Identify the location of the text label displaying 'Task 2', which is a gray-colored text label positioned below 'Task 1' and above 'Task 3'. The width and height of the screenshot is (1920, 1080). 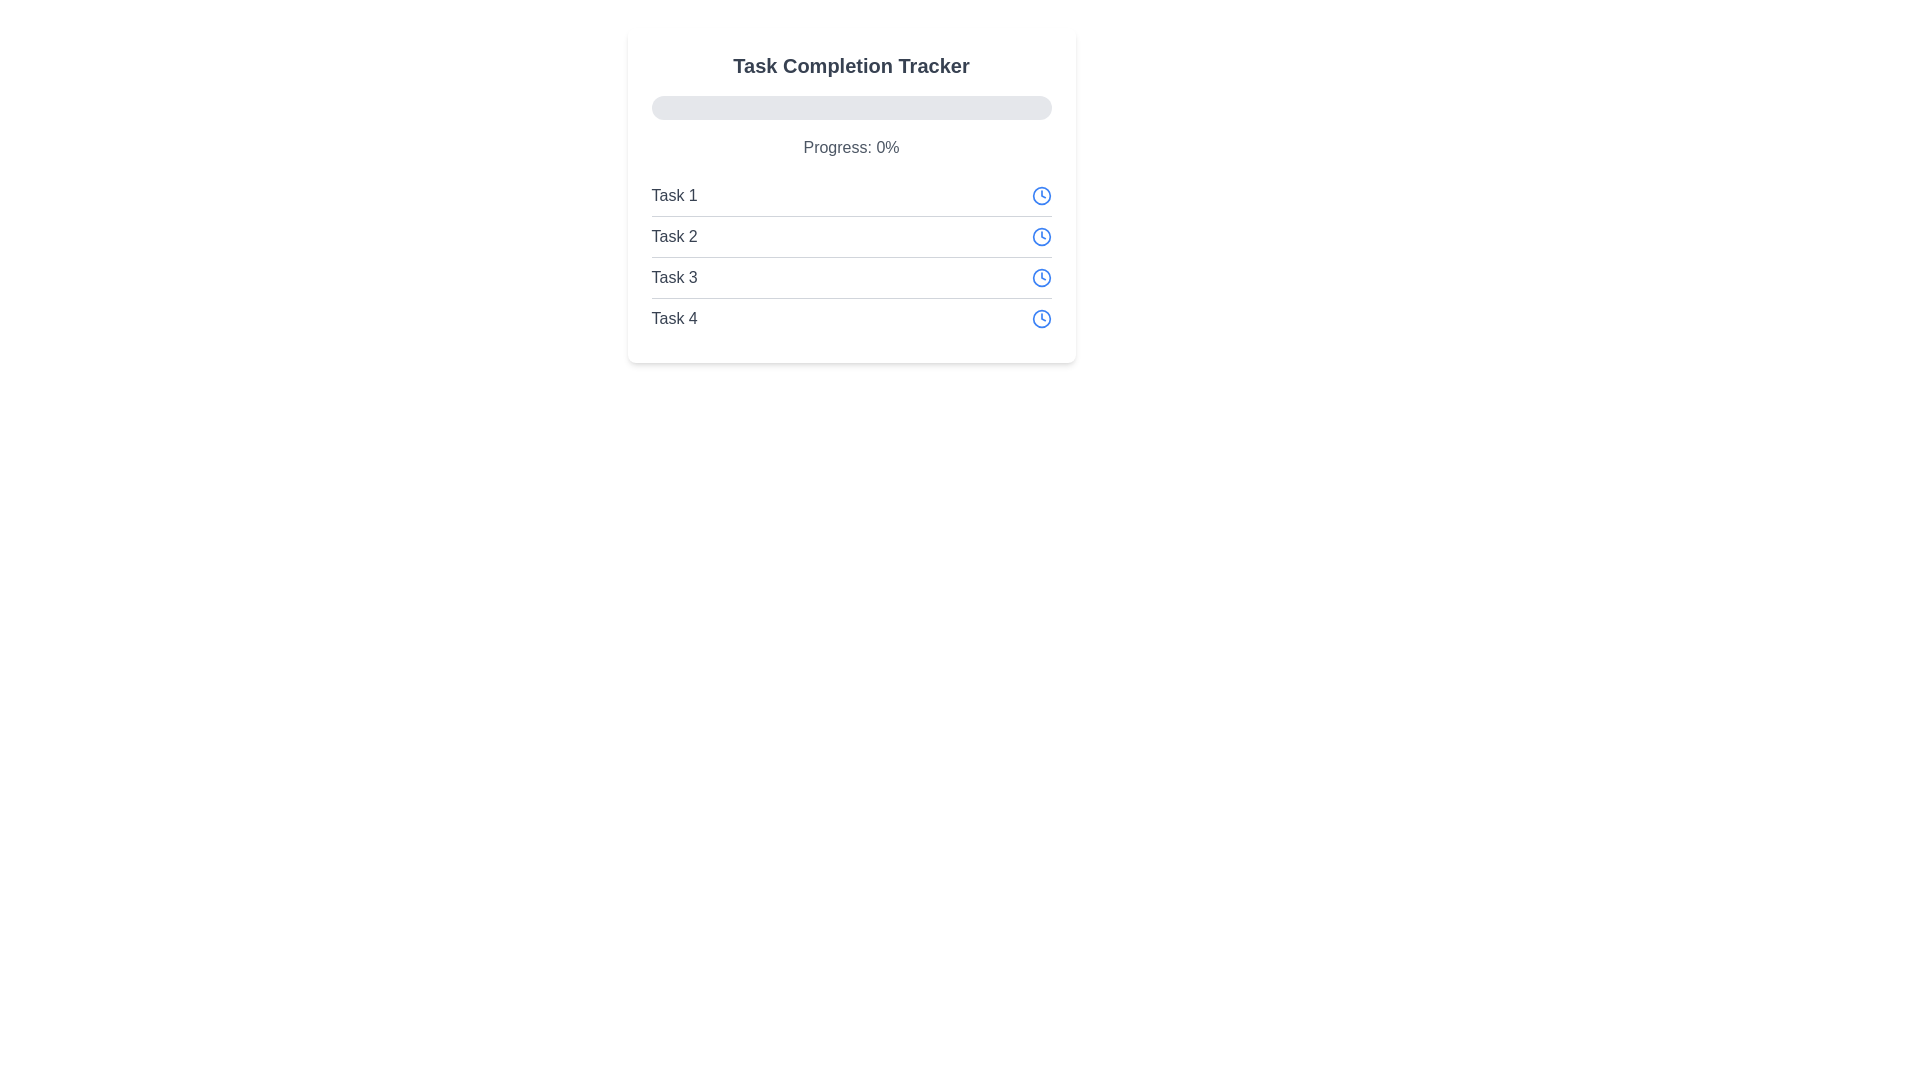
(674, 235).